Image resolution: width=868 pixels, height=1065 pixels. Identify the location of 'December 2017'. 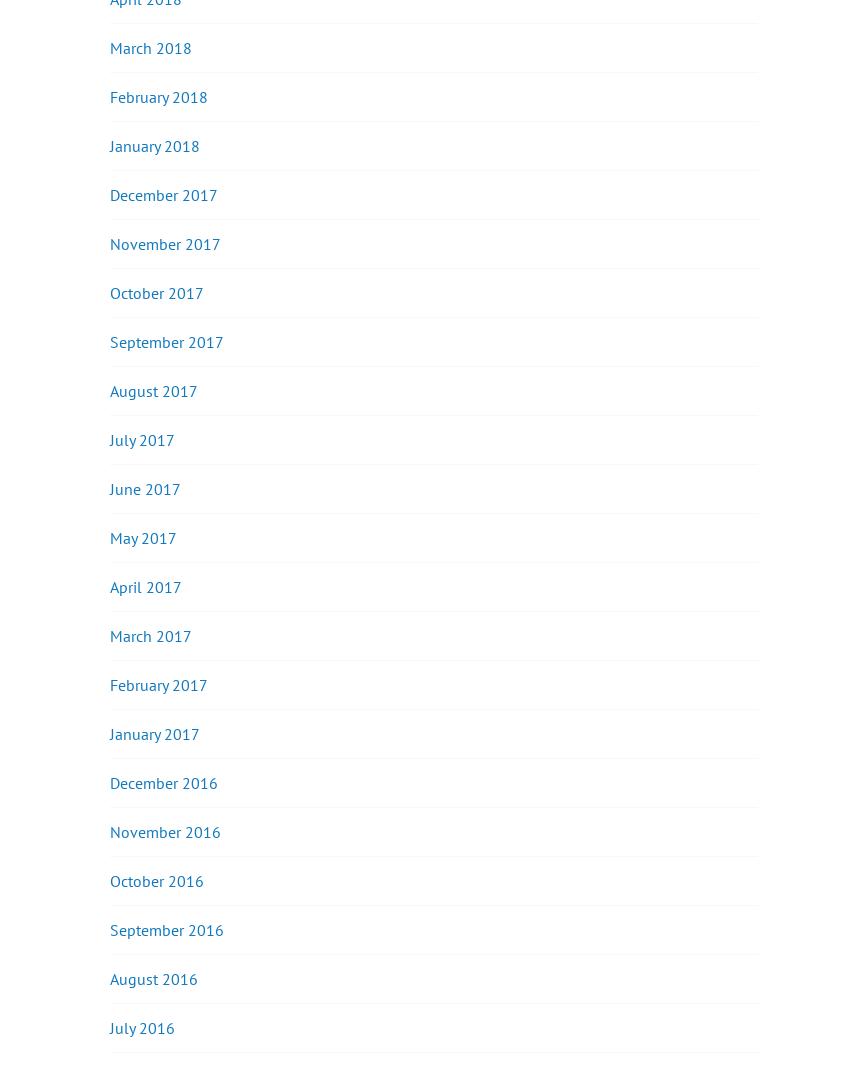
(109, 193).